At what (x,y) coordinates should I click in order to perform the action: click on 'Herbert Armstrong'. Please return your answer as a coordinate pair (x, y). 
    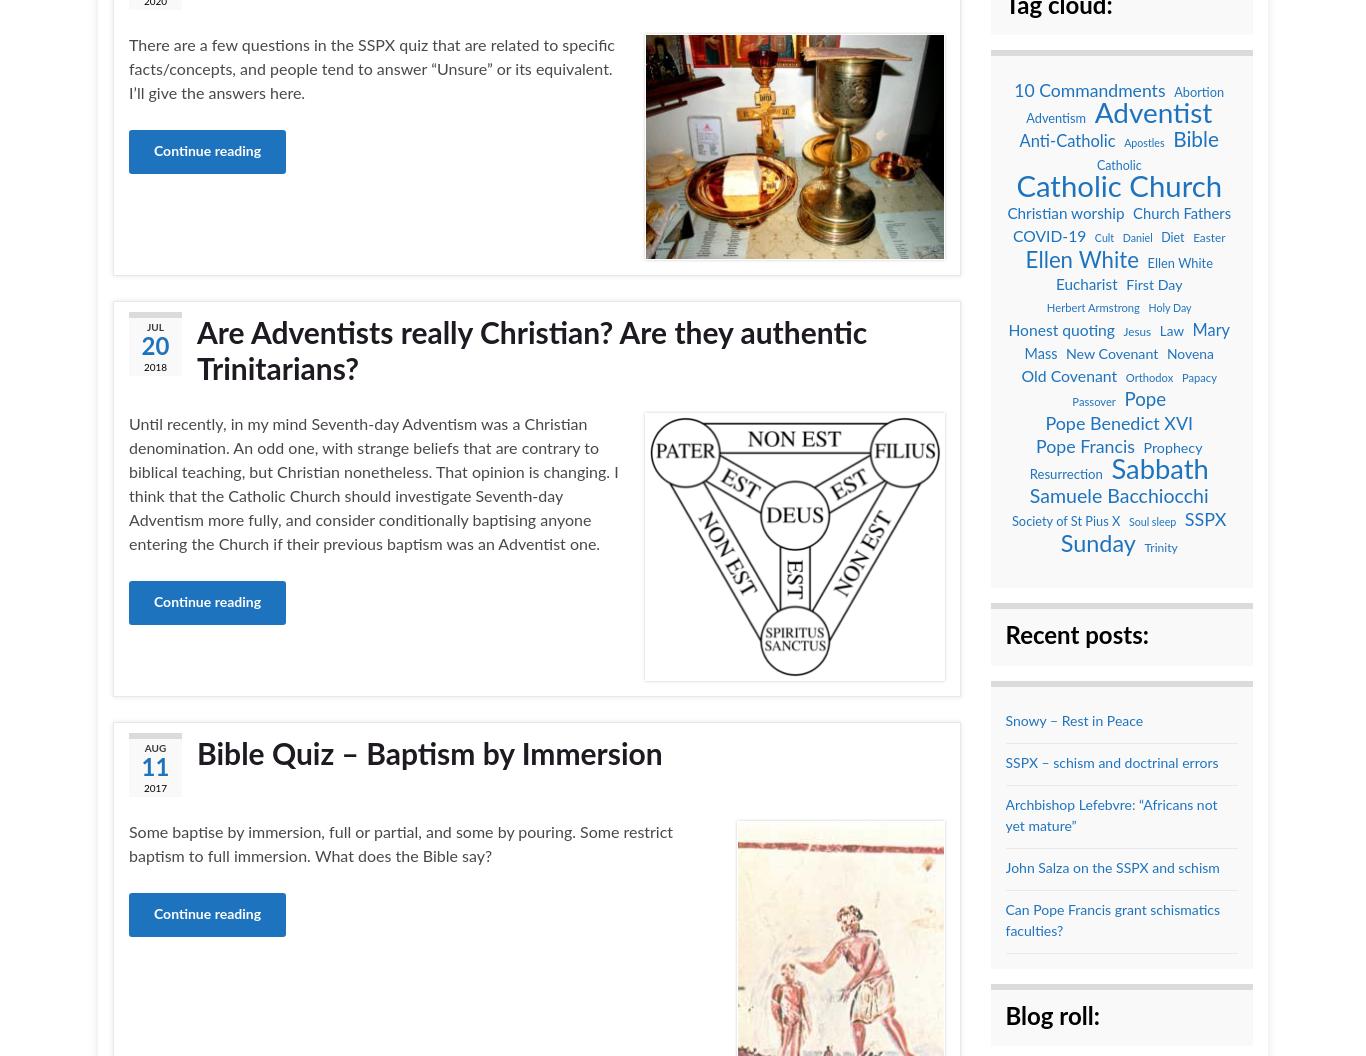
    Looking at the image, I should click on (1091, 308).